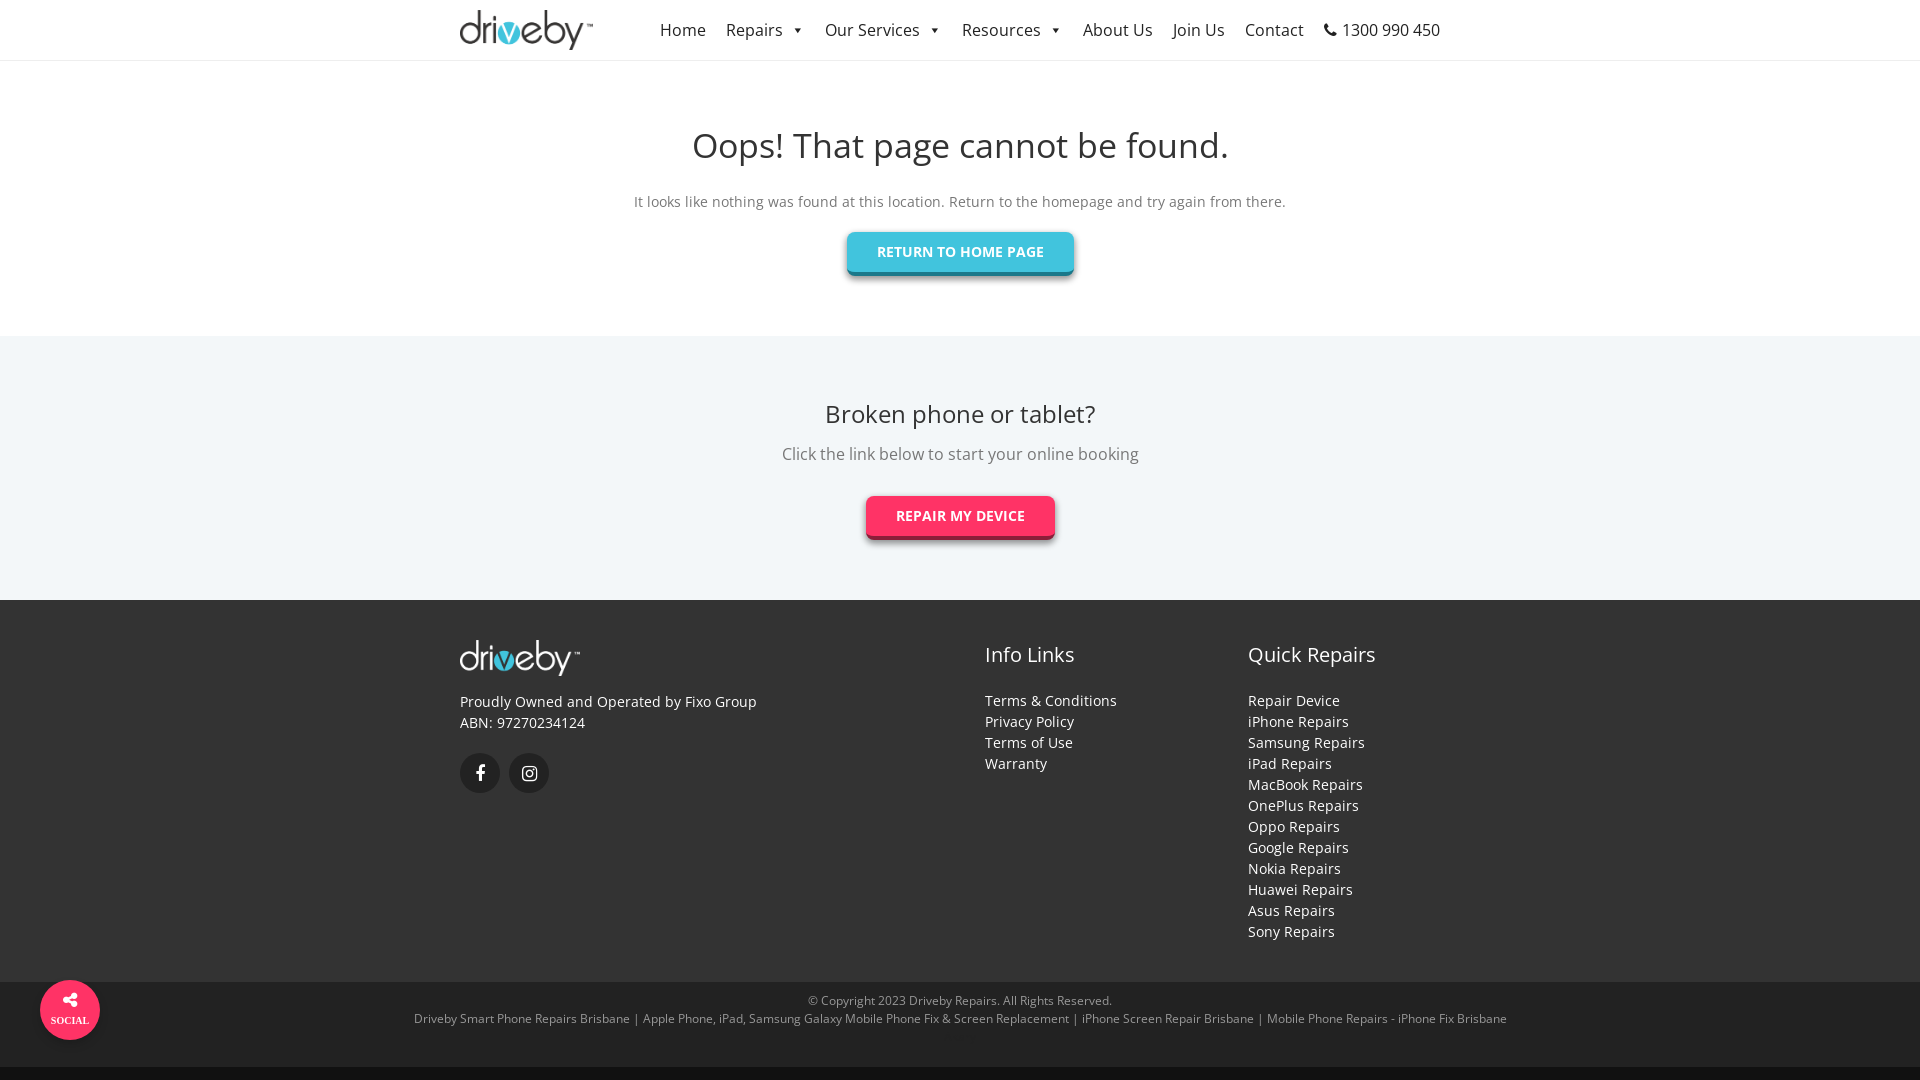 The width and height of the screenshot is (1920, 1080). Describe the element at coordinates (1294, 867) in the screenshot. I see `'Nokia Repairs'` at that location.